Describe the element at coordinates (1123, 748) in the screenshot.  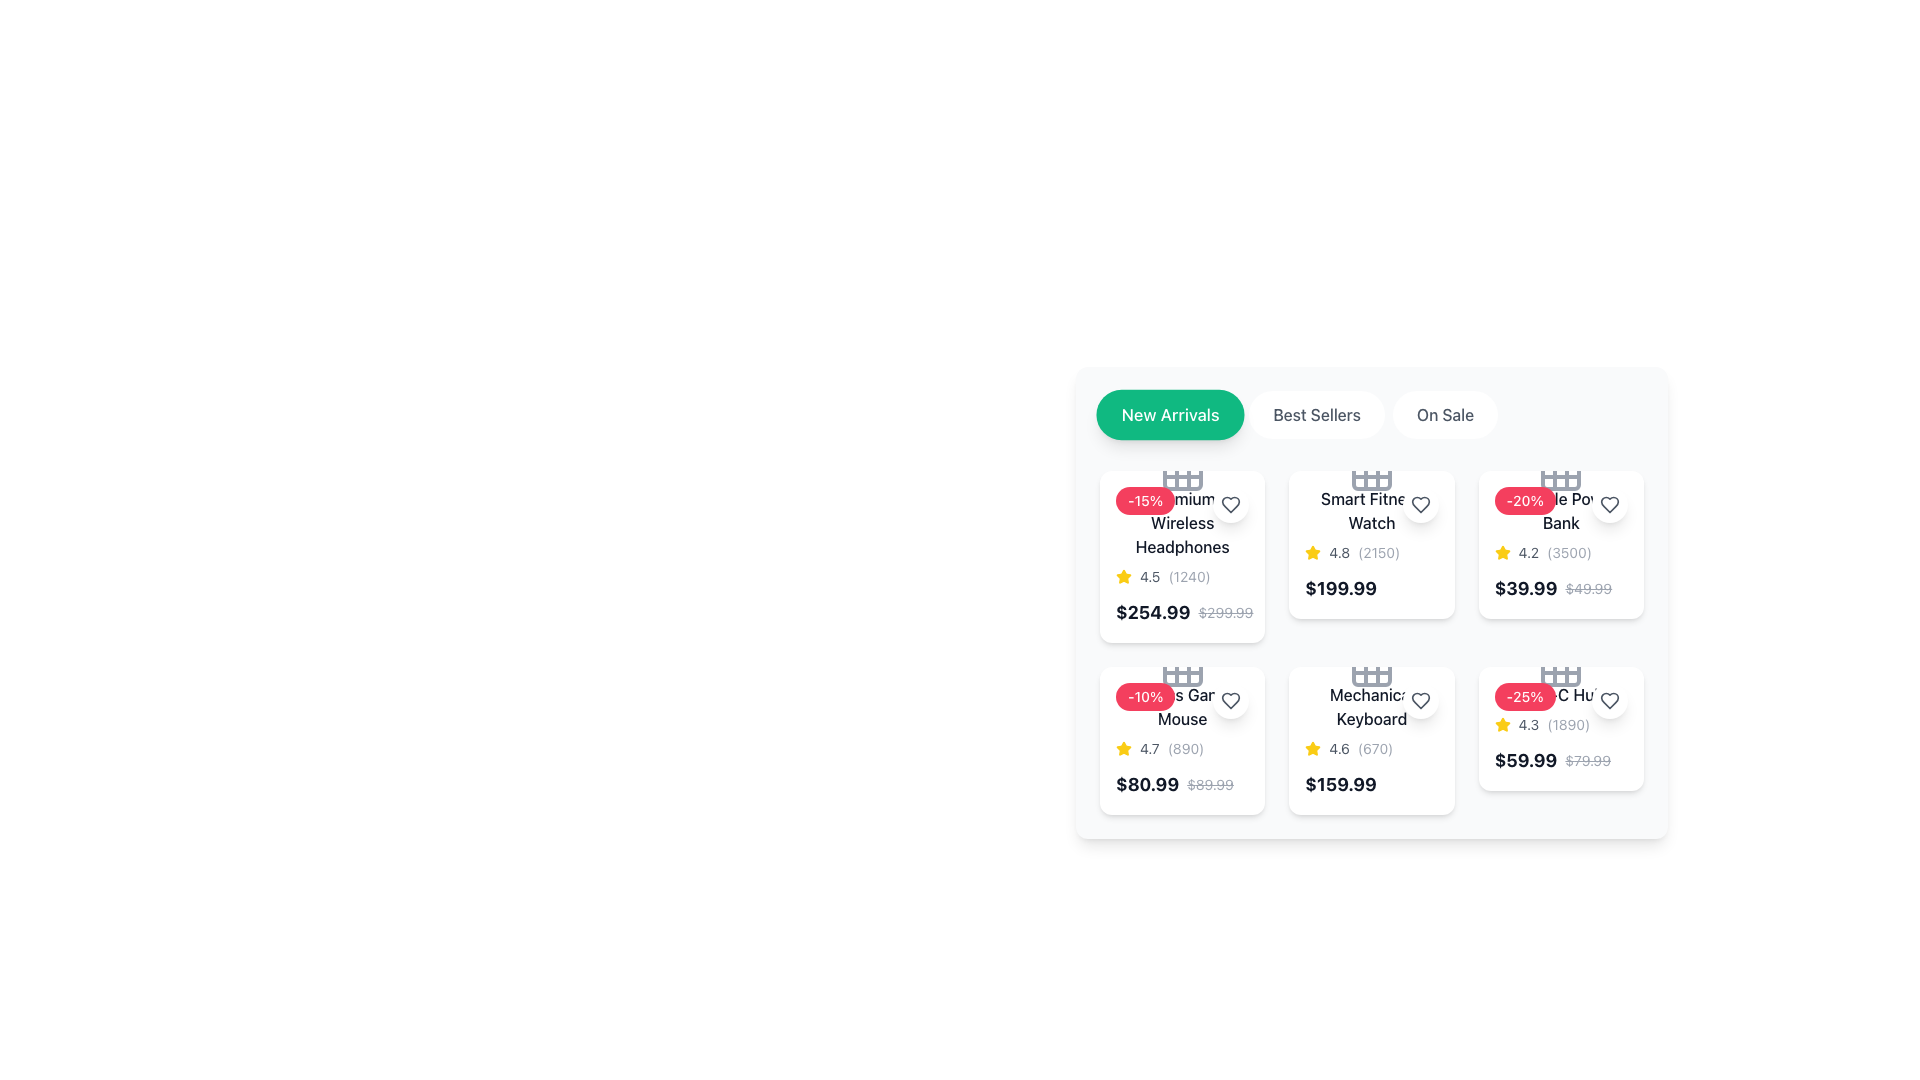
I see `the yellow star icon, which is the leftmost element in the rating information section of the product card, preceding the text '4.7' and the count '(890)'` at that location.